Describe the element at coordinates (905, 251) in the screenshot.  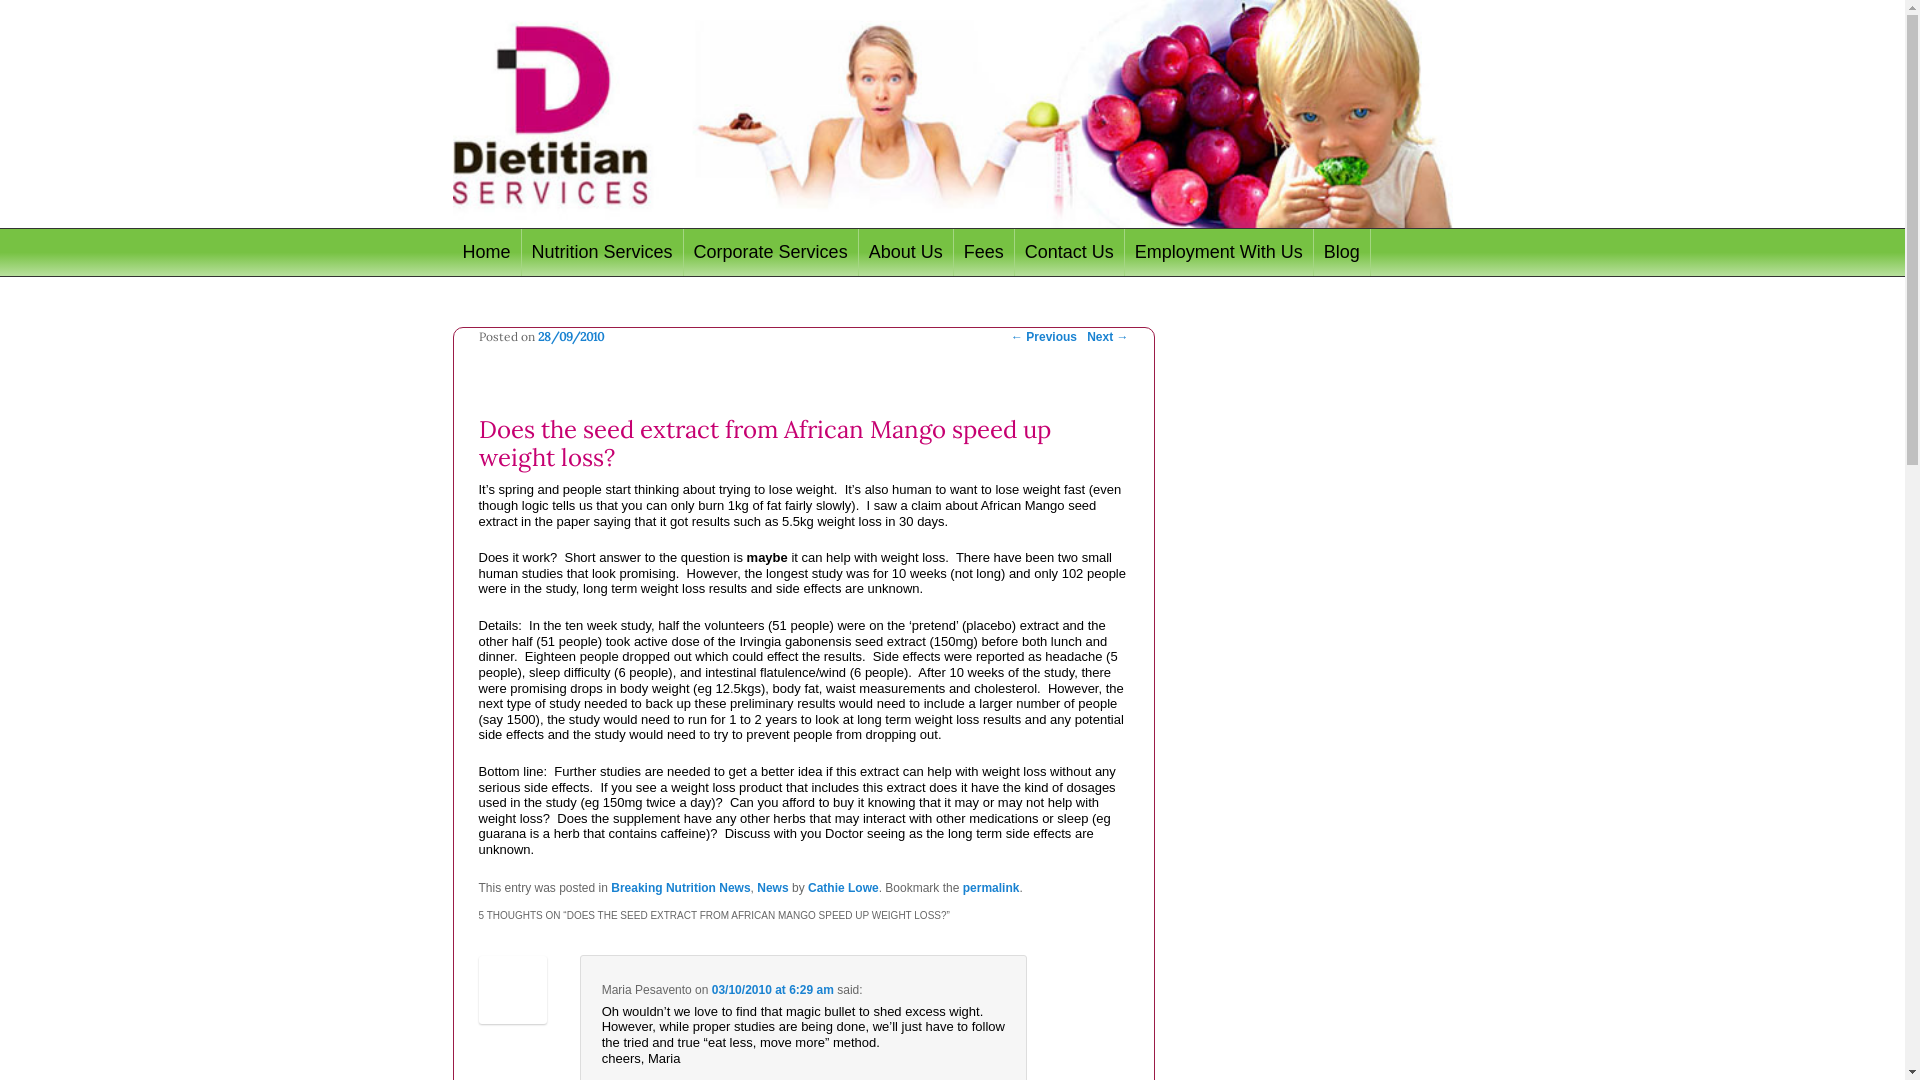
I see `'About Us'` at that location.